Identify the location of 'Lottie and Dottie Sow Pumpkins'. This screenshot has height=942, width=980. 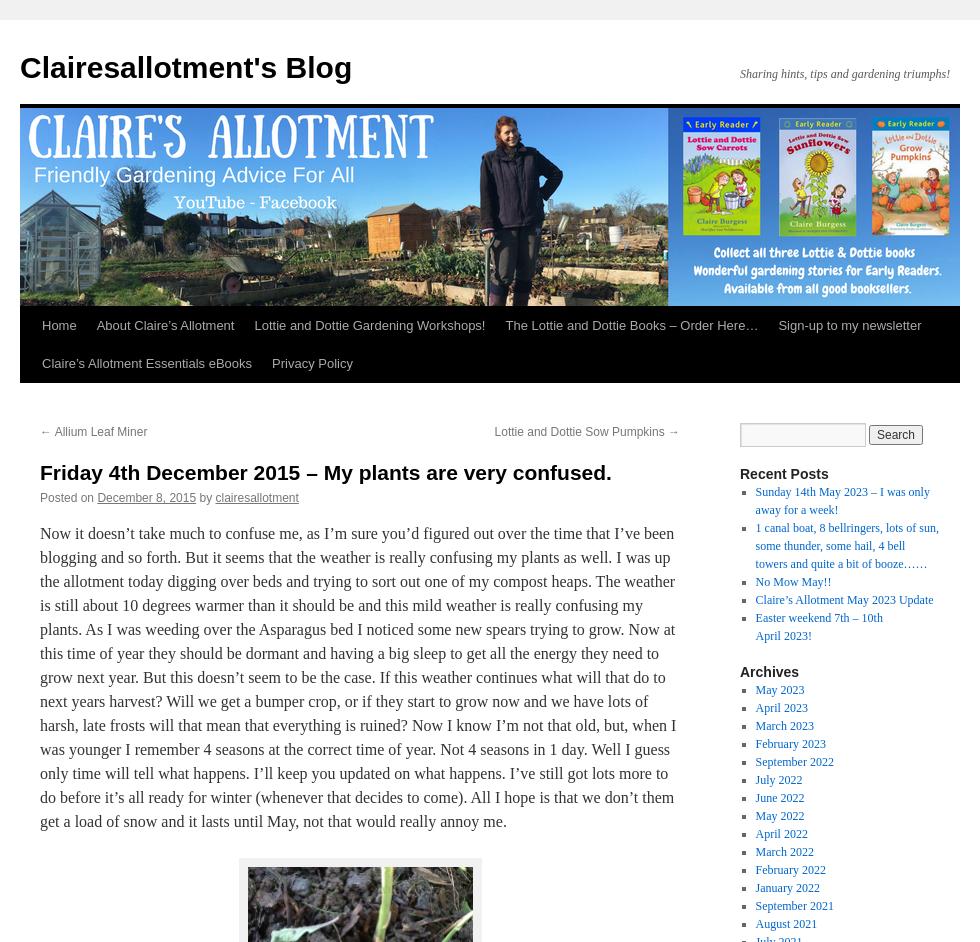
(581, 431).